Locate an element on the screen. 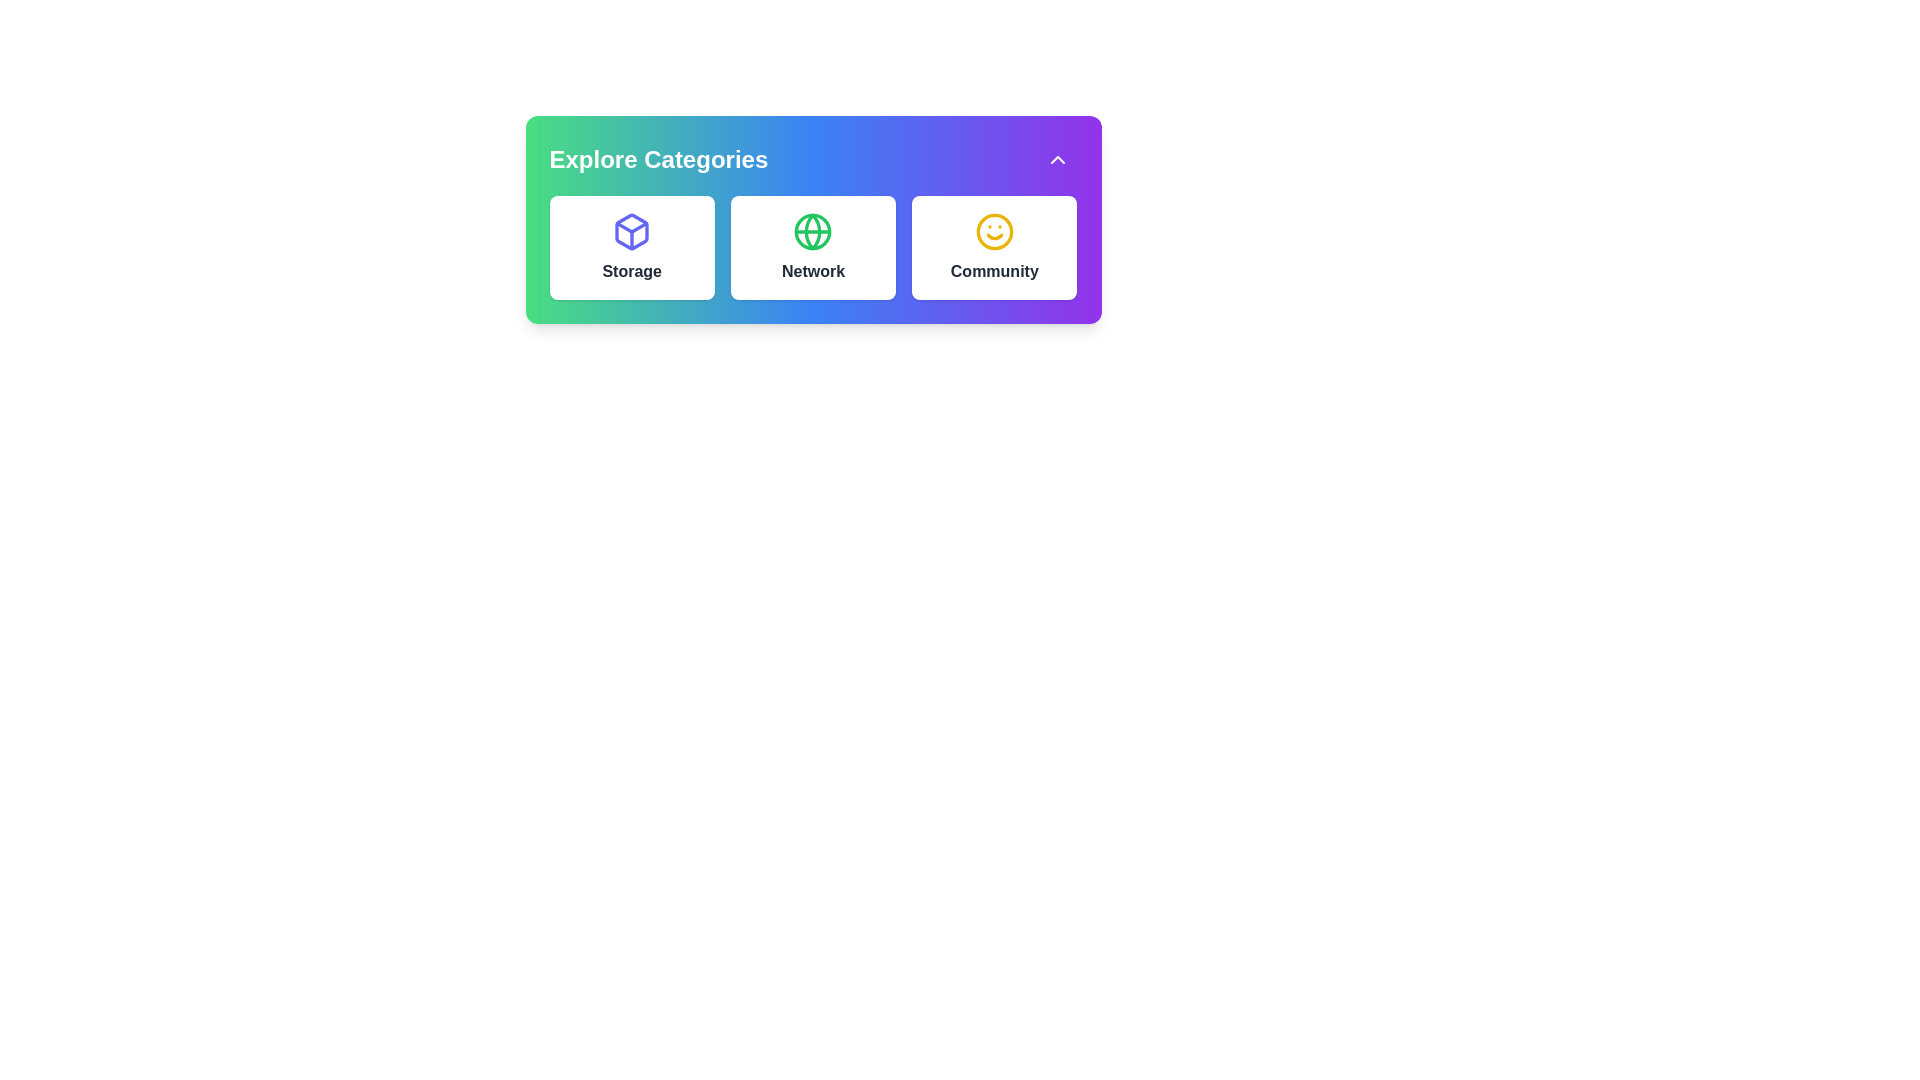 The image size is (1920, 1080). text content of the label located at the bottom part of the card layout, directly below the yellow smiley face icon is located at coordinates (994, 272).